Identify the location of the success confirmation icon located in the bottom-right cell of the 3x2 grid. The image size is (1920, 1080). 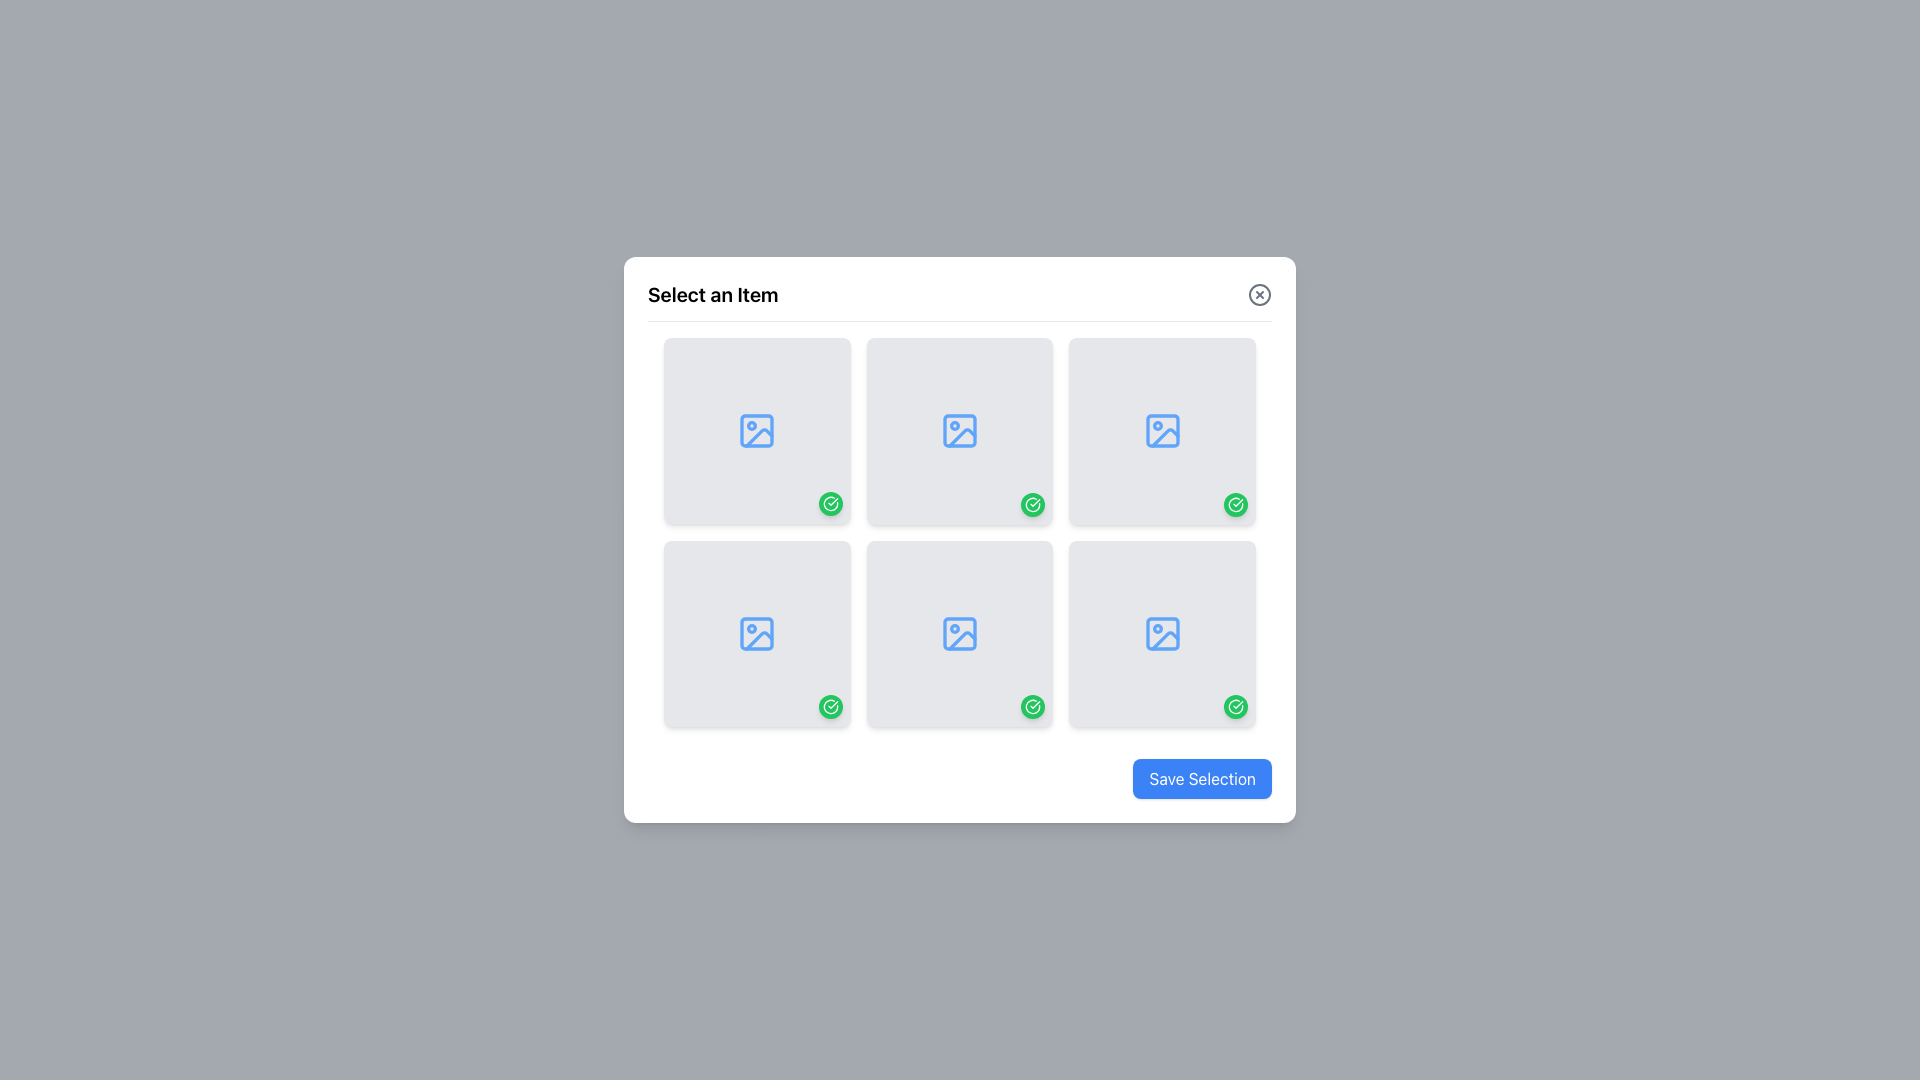
(1235, 503).